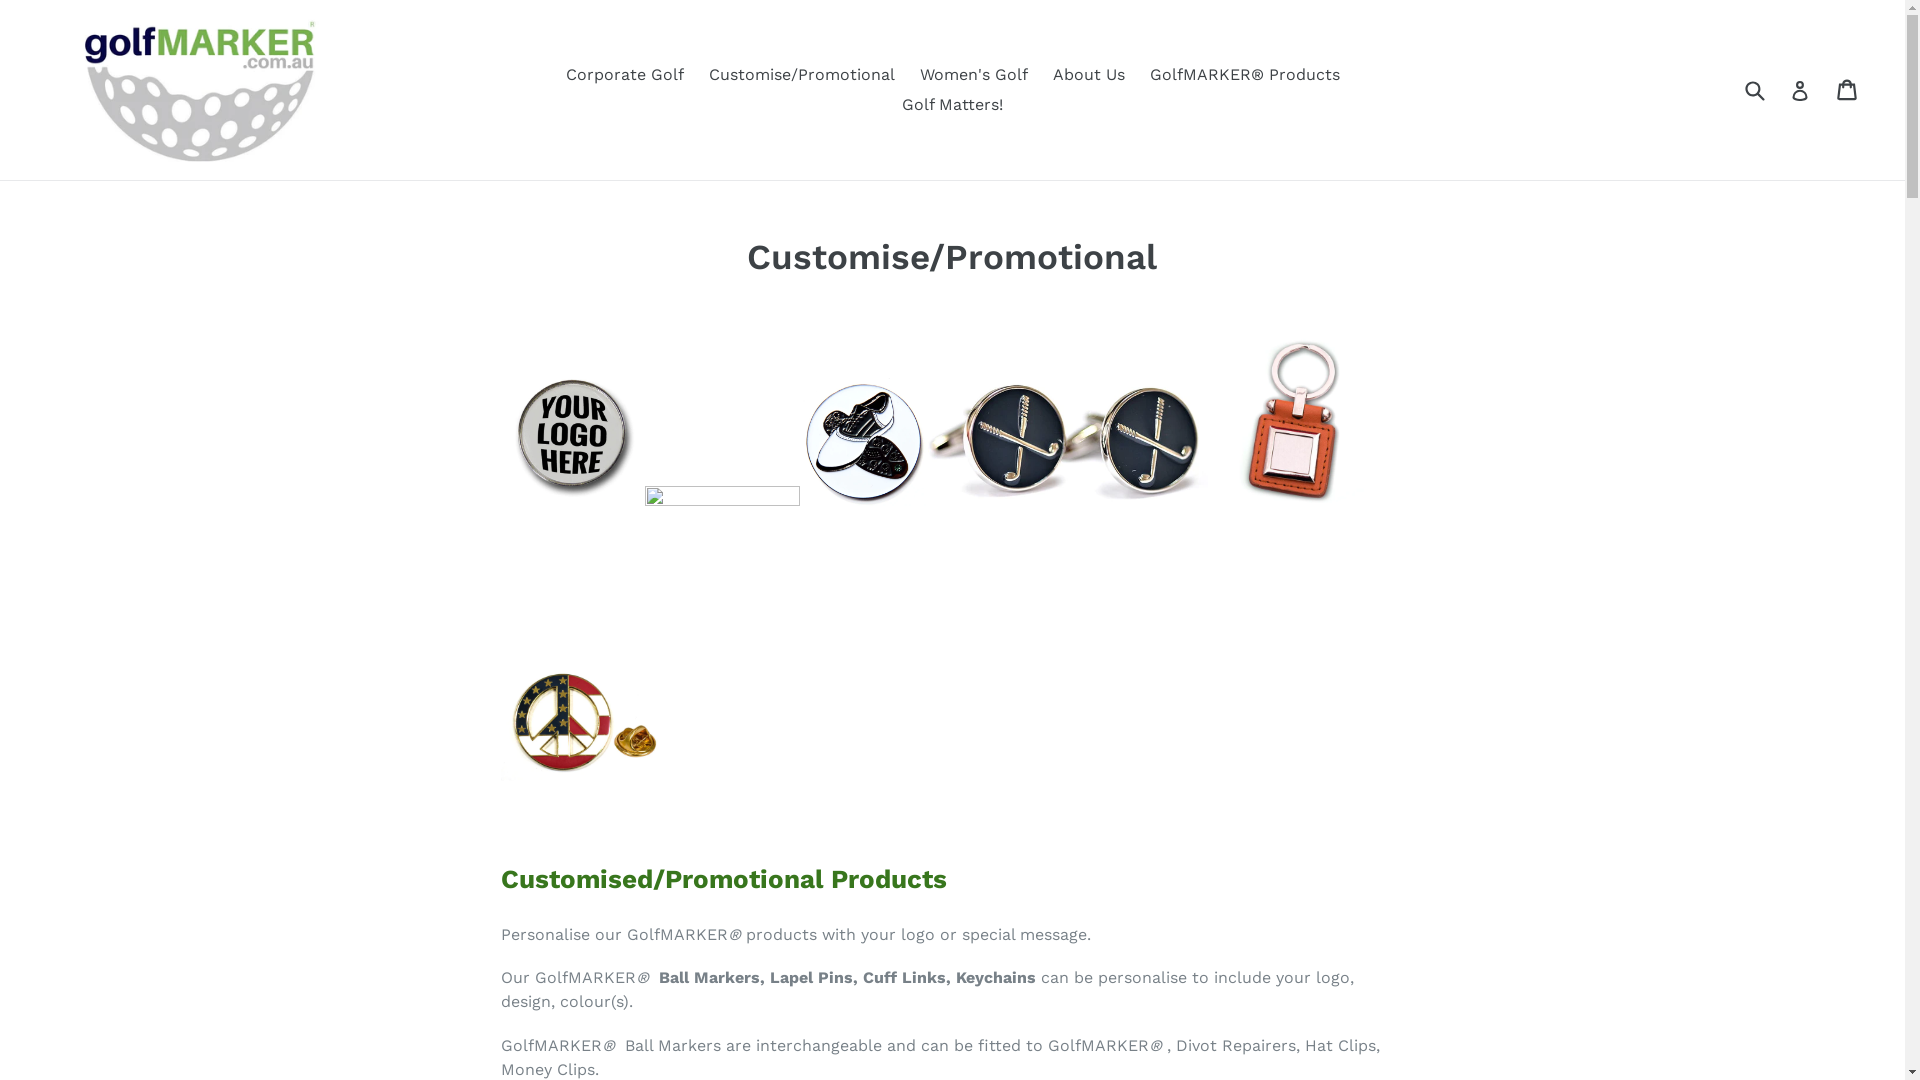 This screenshot has width=1920, height=1080. What do you see at coordinates (1847, 88) in the screenshot?
I see `'Cart` at bounding box center [1847, 88].